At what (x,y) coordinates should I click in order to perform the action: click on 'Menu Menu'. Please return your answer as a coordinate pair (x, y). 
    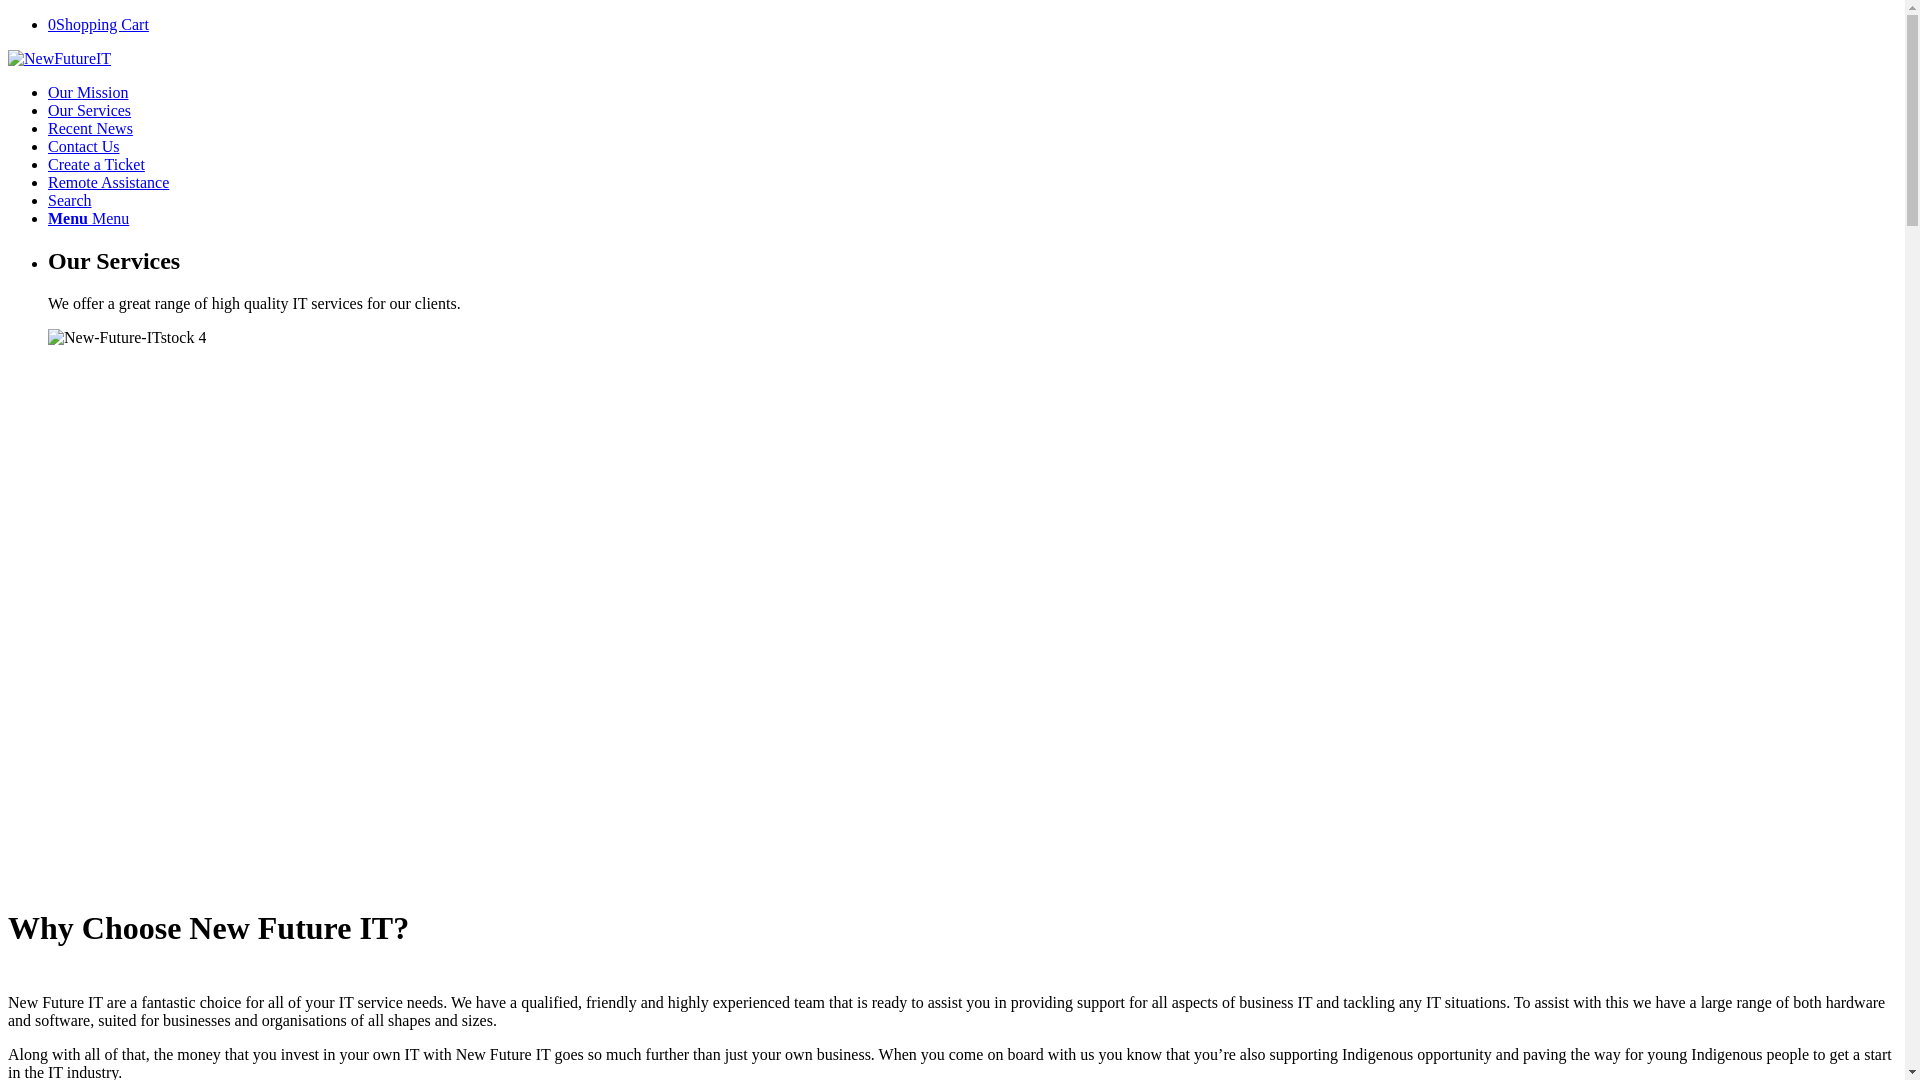
    Looking at the image, I should click on (48, 218).